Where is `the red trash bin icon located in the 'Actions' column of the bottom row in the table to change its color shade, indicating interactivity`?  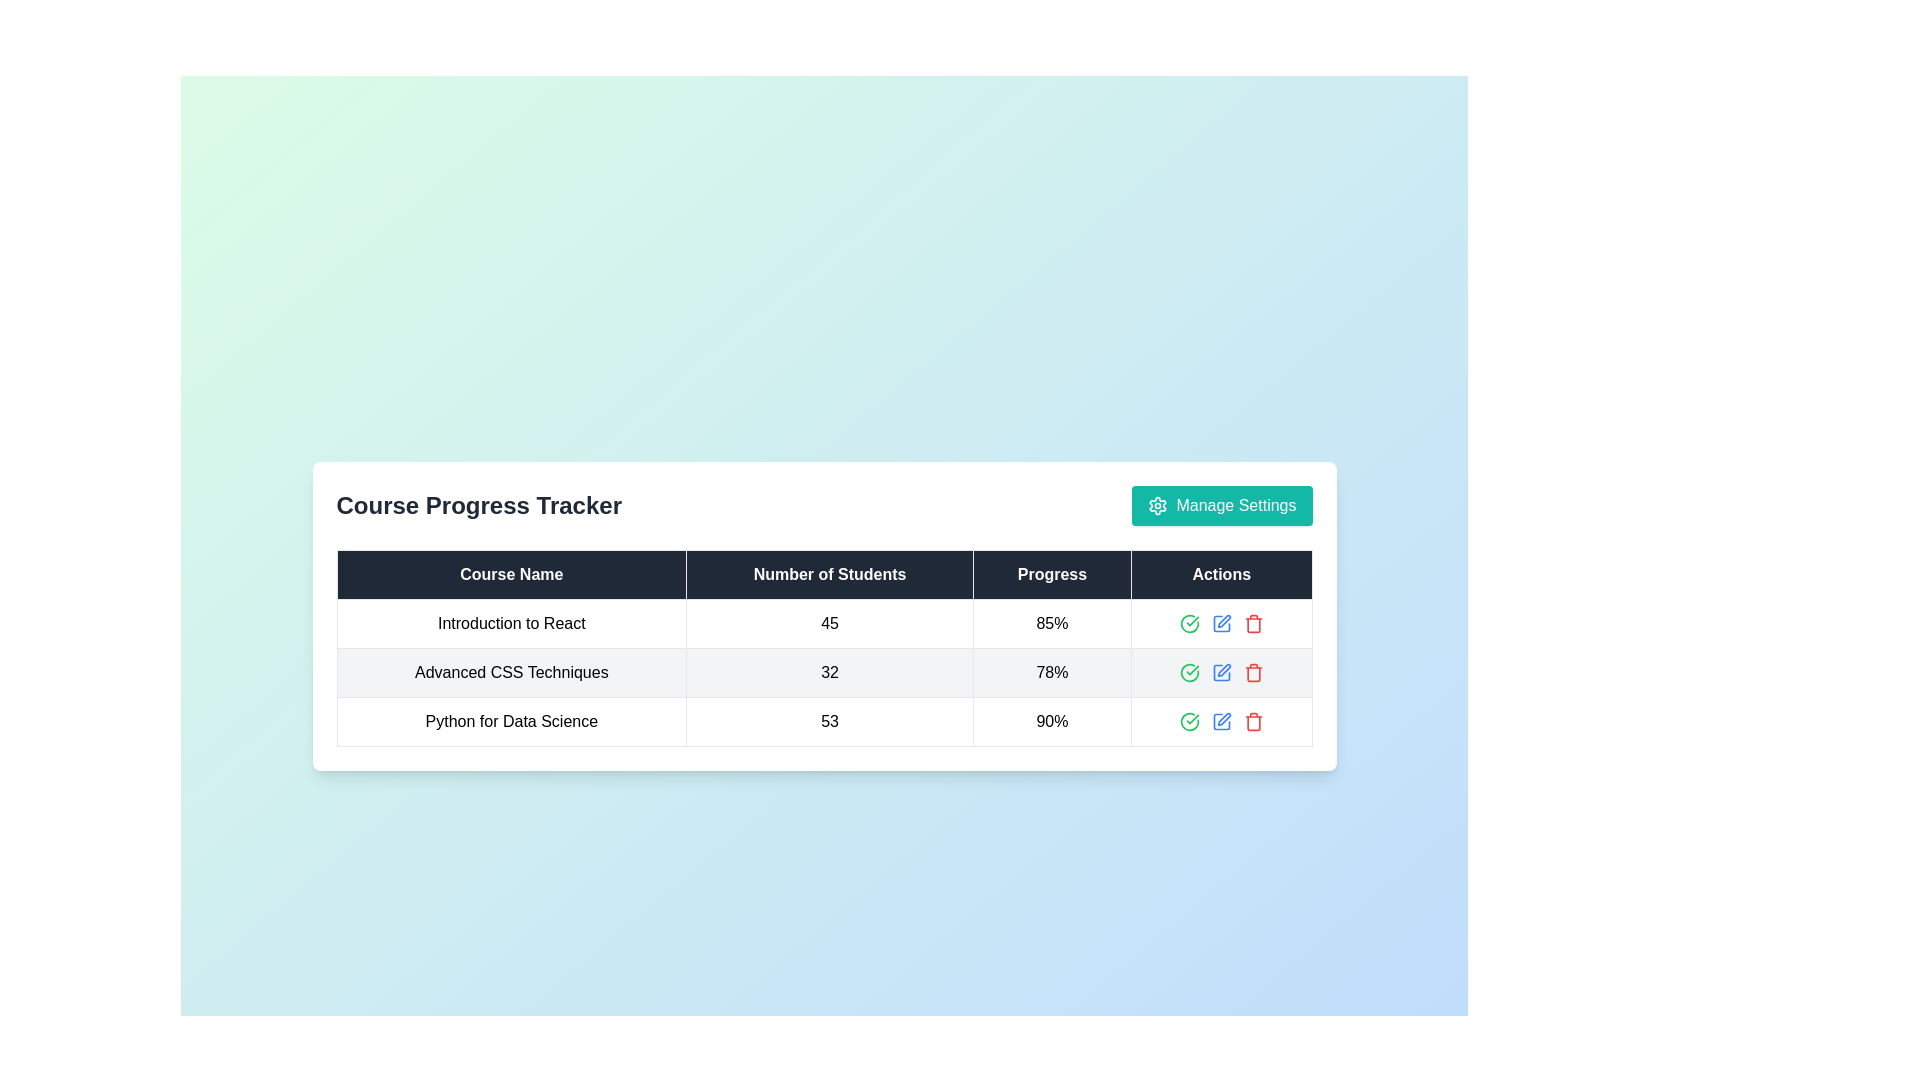
the red trash bin icon located in the 'Actions' column of the bottom row in the table to change its color shade, indicating interactivity is located at coordinates (1252, 721).